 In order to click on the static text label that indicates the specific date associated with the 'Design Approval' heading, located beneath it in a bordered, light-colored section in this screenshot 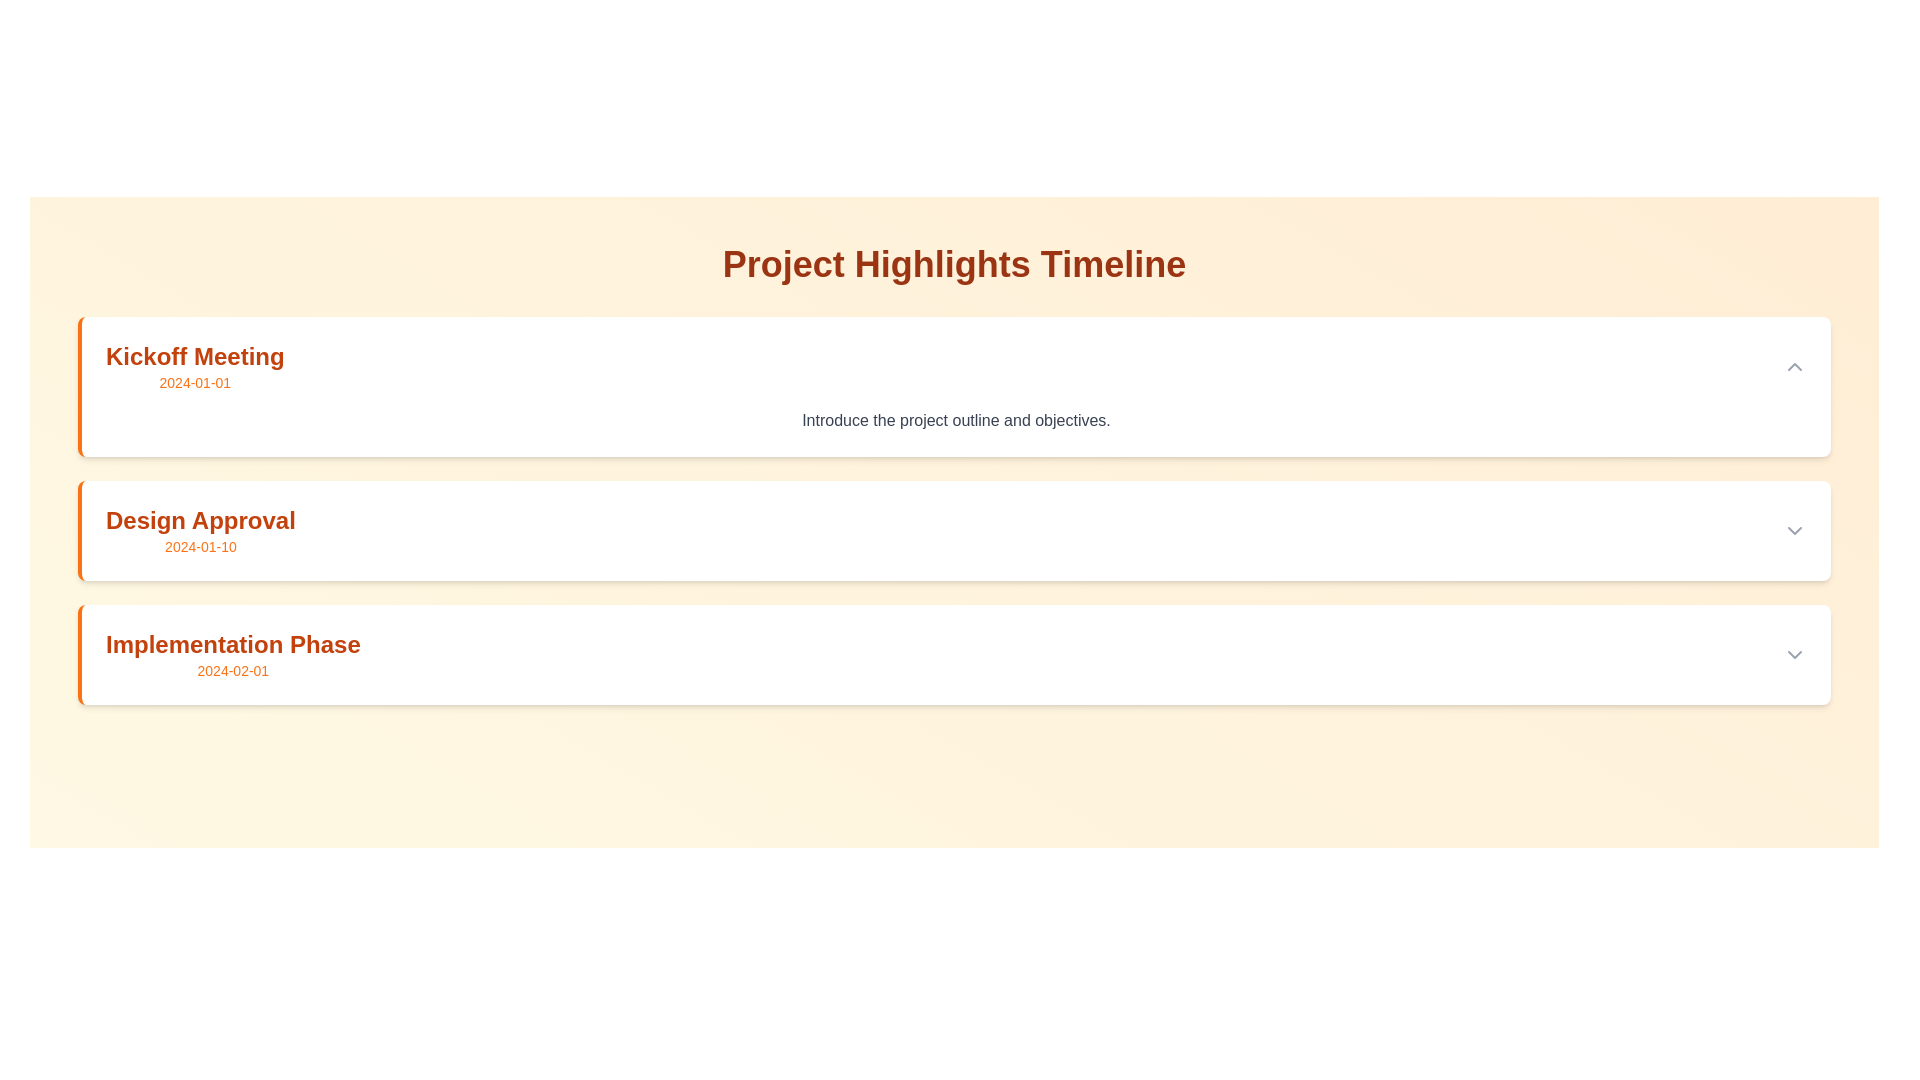, I will do `click(200, 547)`.